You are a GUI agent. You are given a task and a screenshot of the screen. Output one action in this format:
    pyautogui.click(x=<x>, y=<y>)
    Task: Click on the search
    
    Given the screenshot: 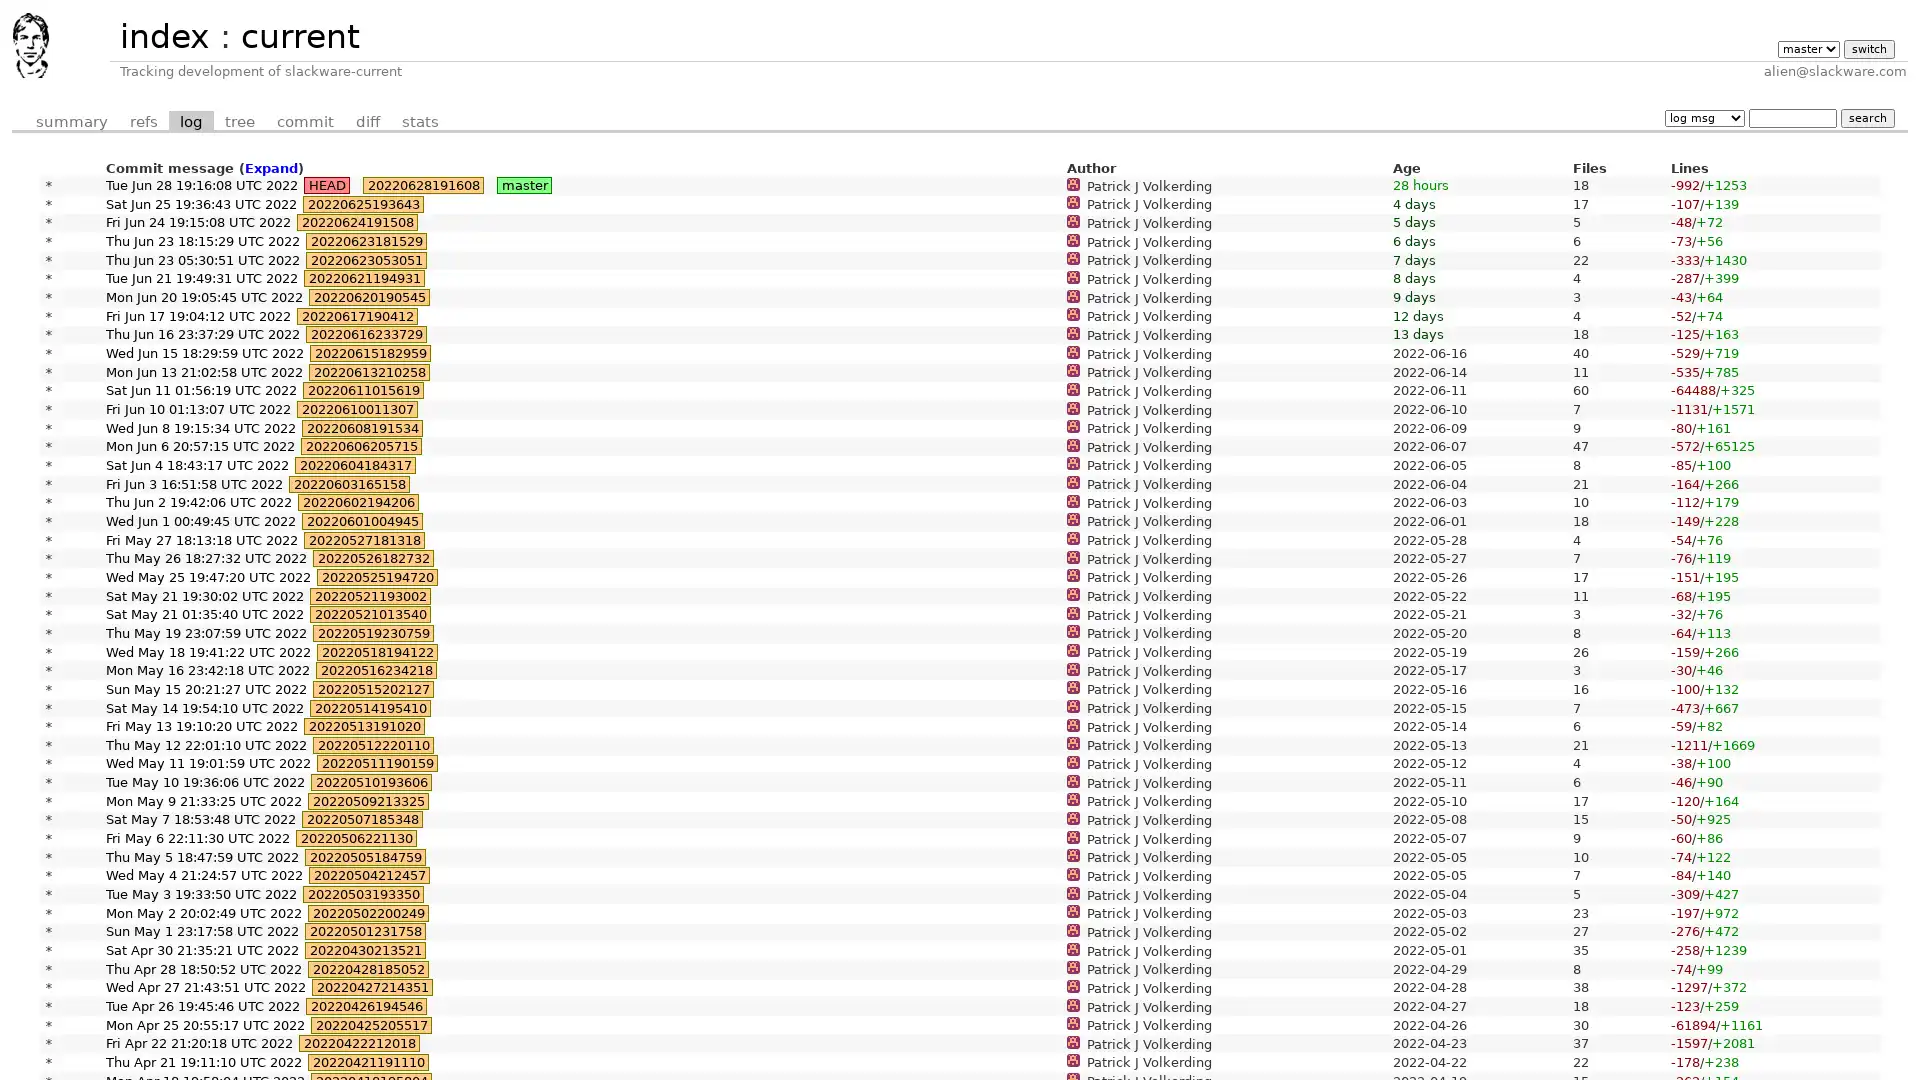 What is the action you would take?
    pyautogui.click(x=1866, y=117)
    